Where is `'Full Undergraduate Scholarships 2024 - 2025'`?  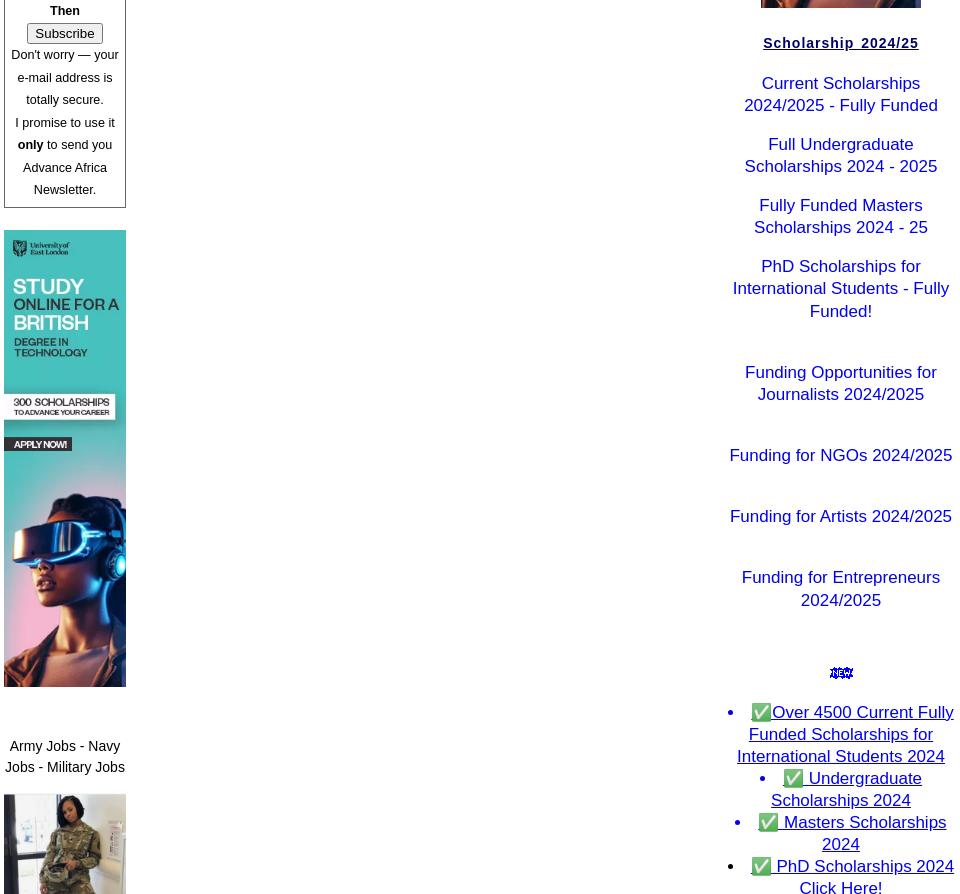 'Full Undergraduate Scholarships 2024 - 2025' is located at coordinates (840, 155).